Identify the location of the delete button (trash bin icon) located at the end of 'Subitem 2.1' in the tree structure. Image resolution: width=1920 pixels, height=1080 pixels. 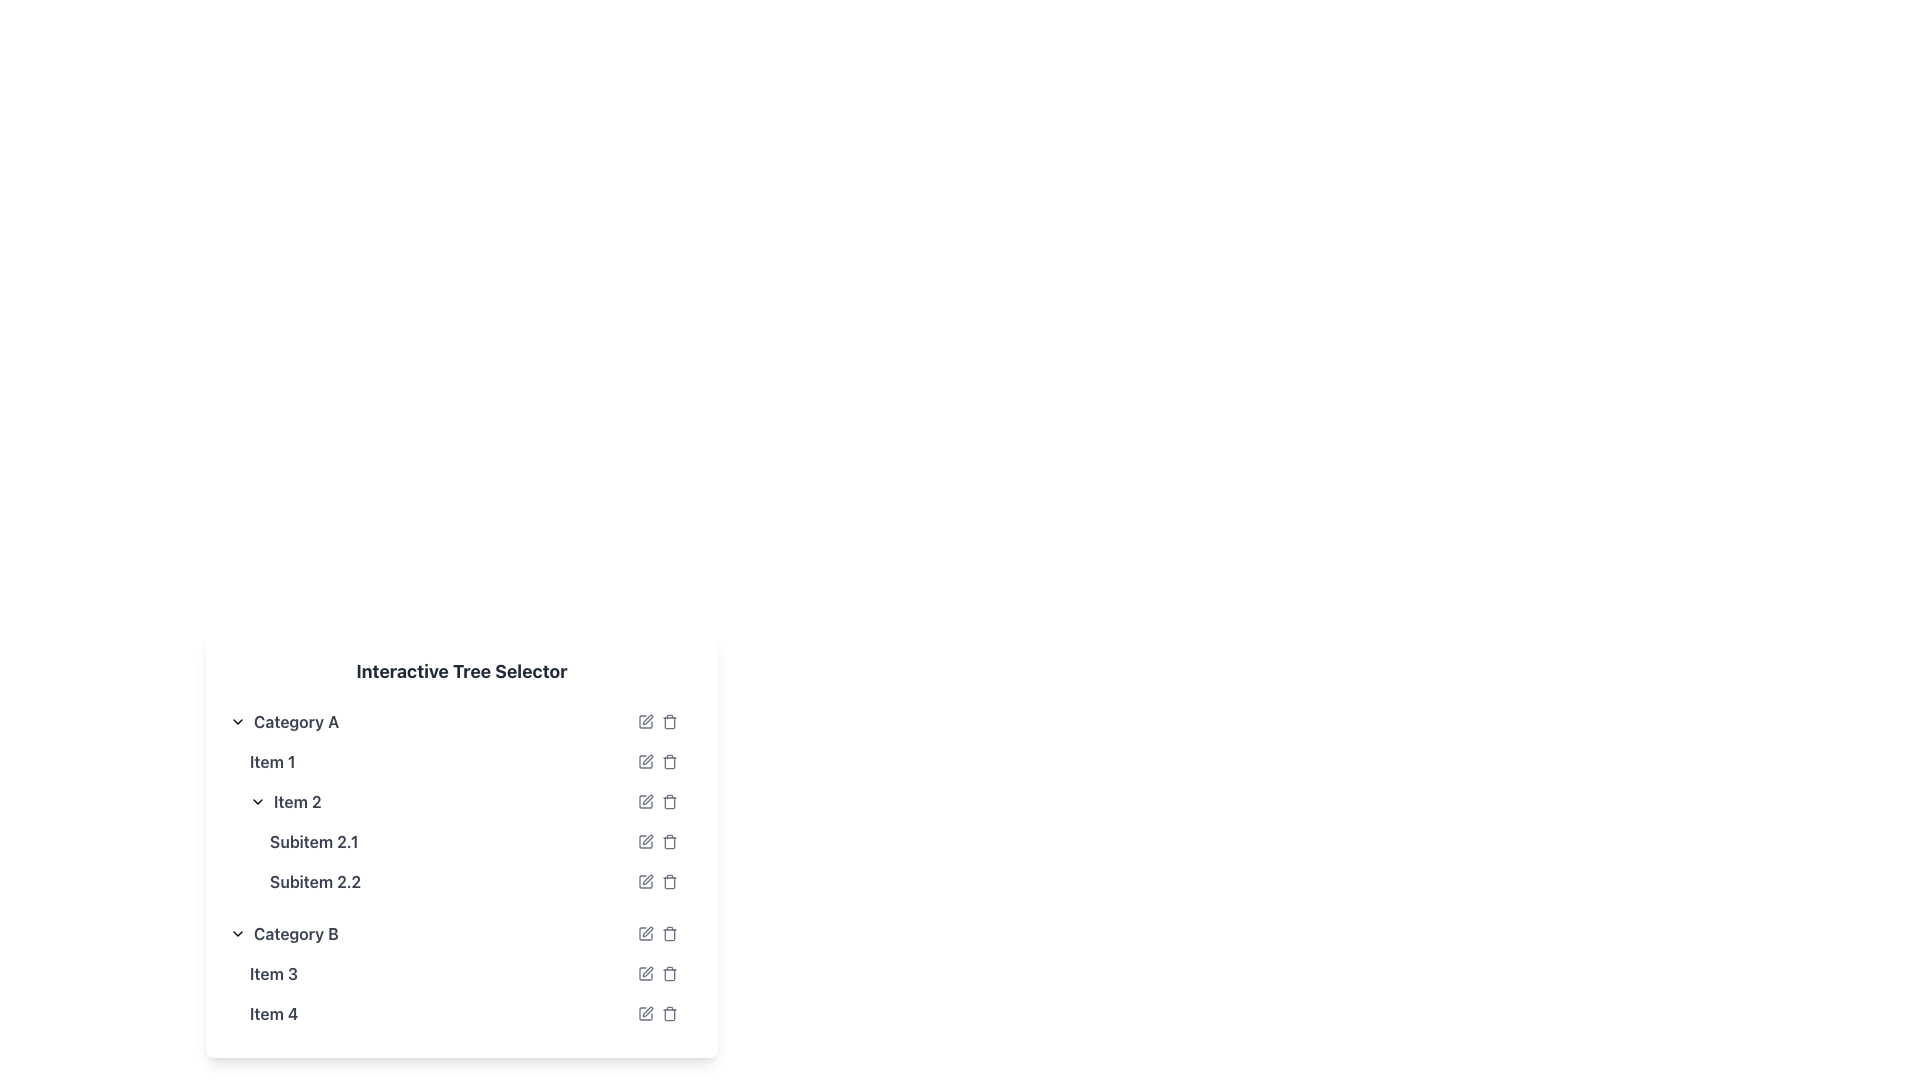
(670, 841).